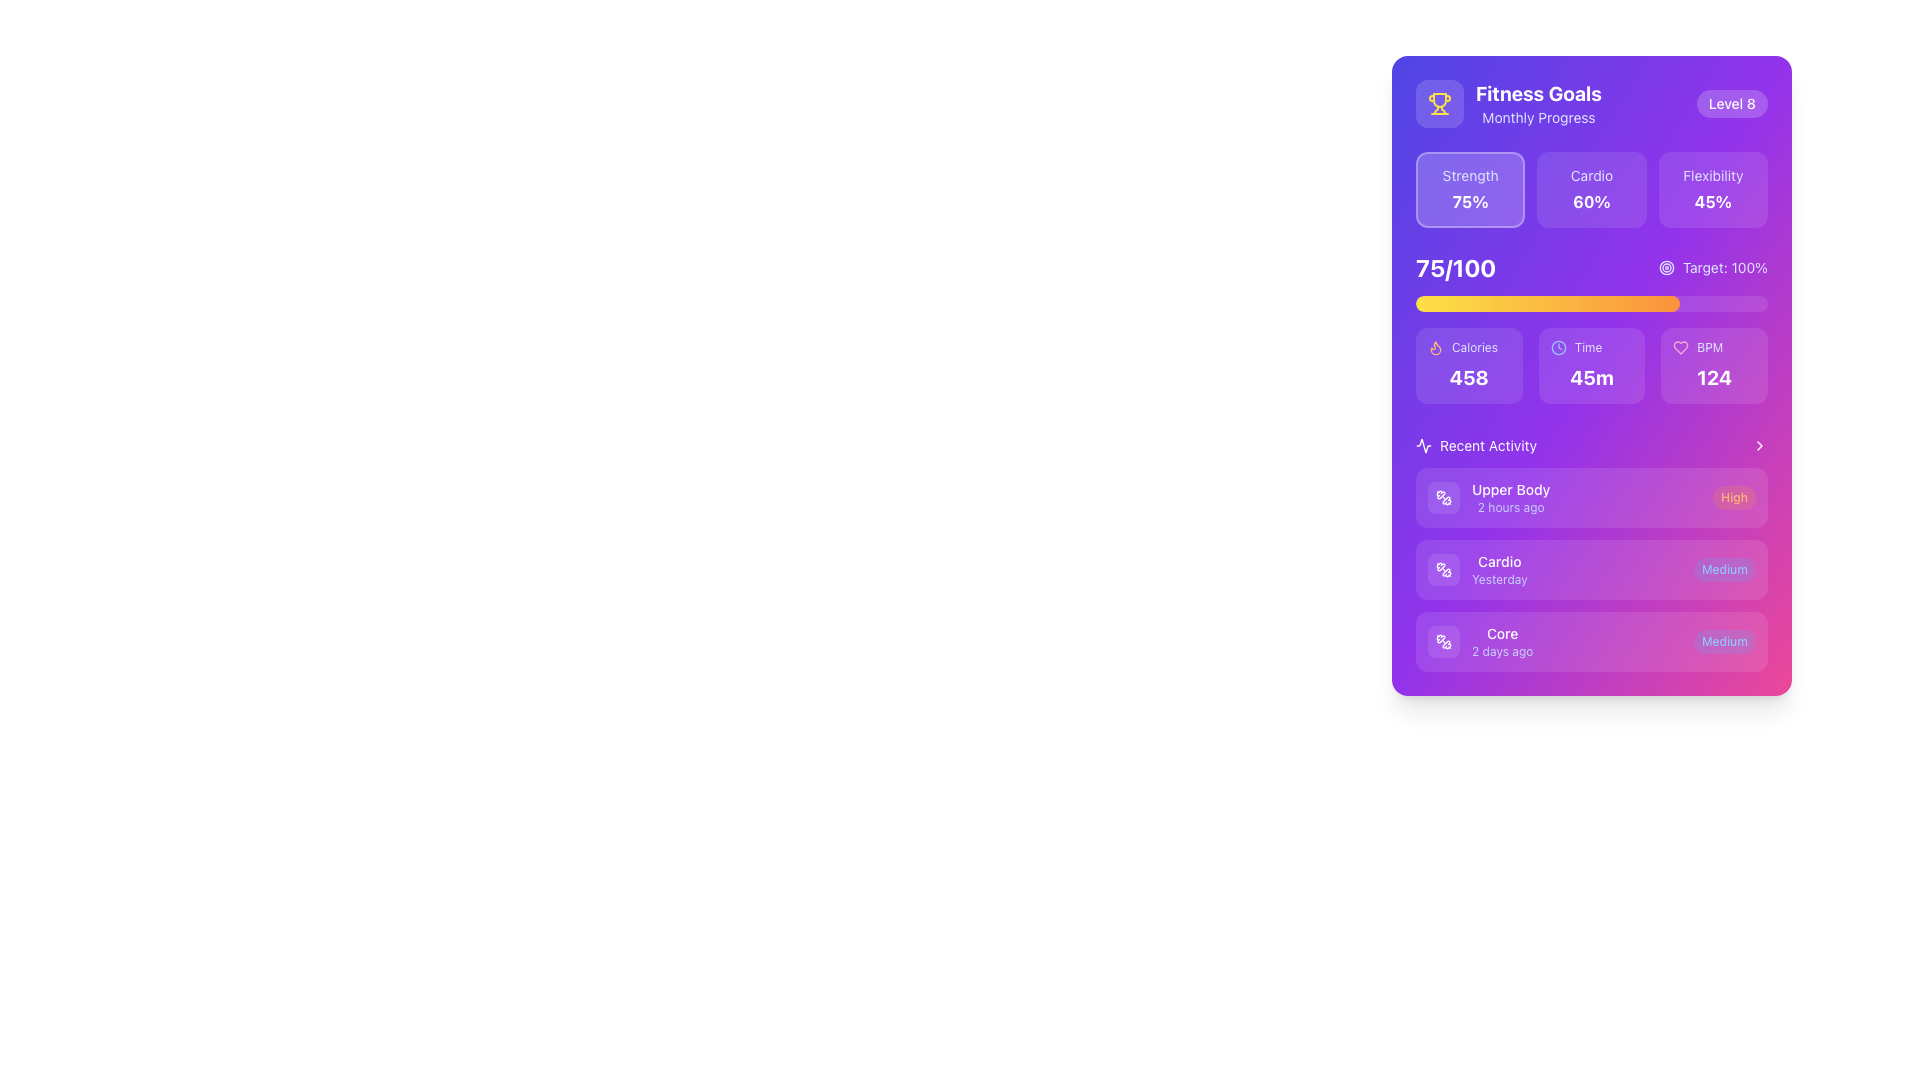  I want to click on the label describing the activity 'Core' with the timestamp '2 days ago', which is the third entry in the 'Recent Activity' section, located below 'Cardio' and above the 'Medium' importance button, so click(1502, 641).